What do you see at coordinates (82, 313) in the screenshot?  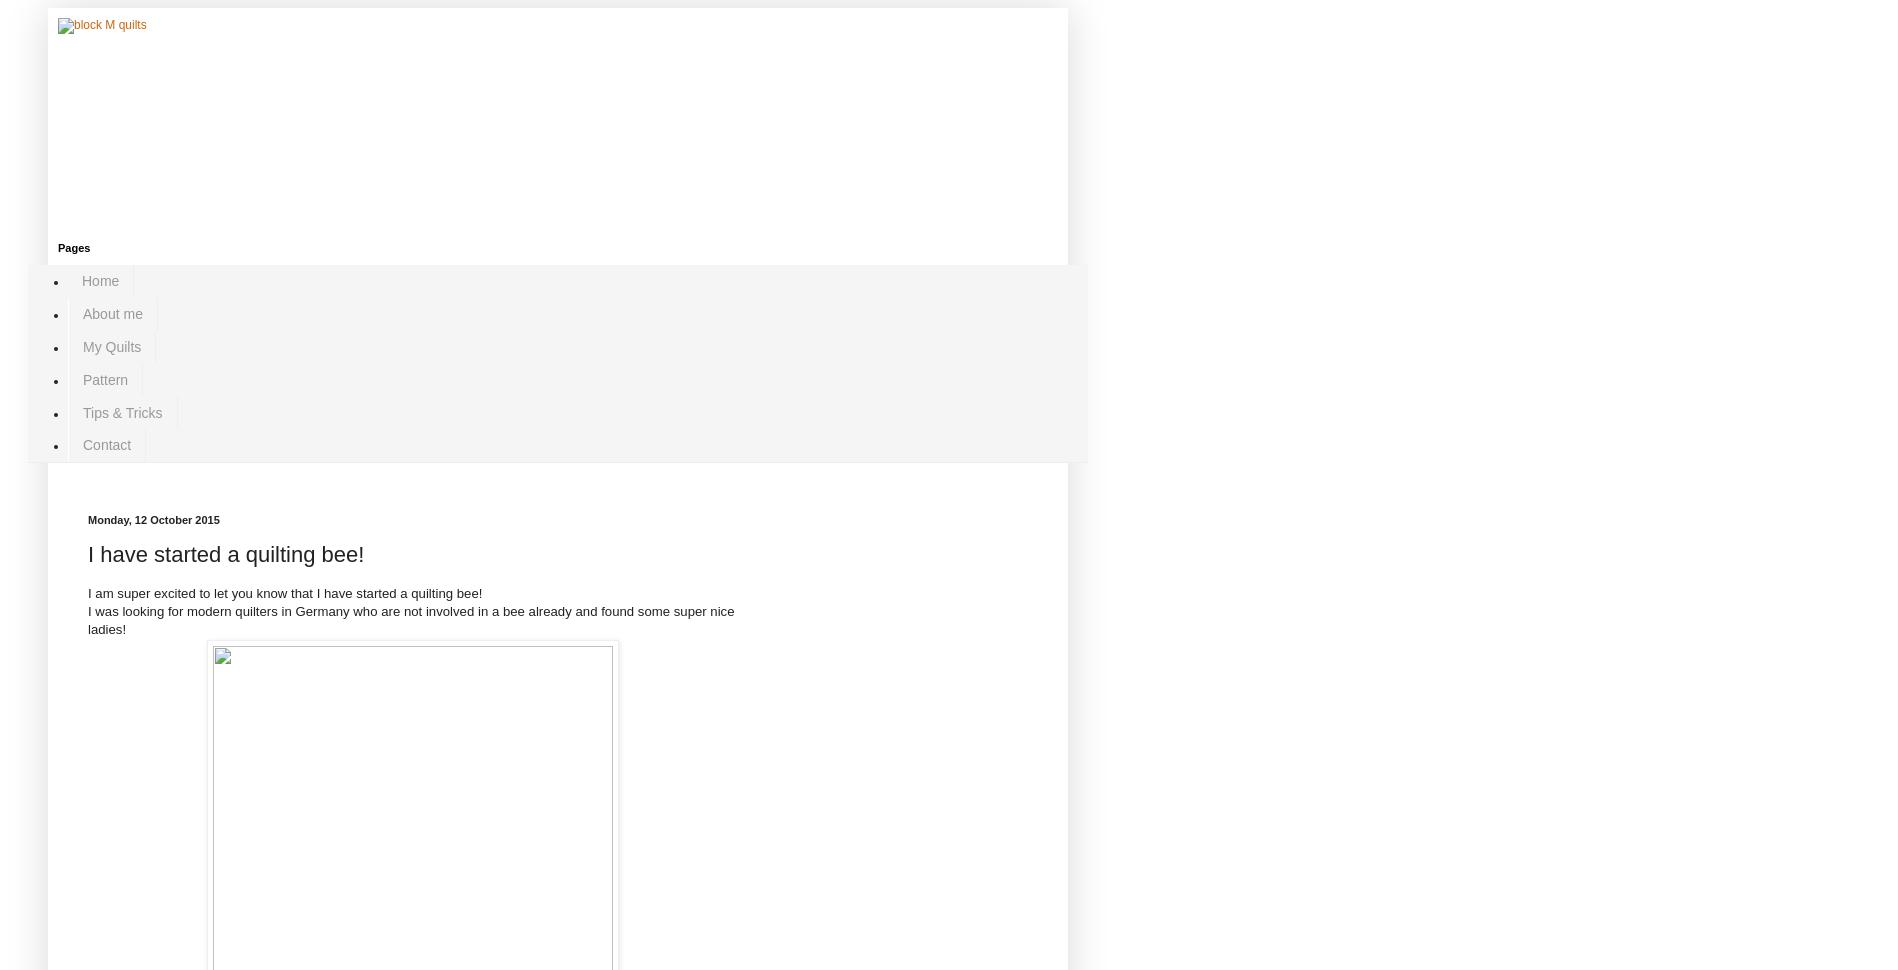 I see `'About me'` at bounding box center [82, 313].